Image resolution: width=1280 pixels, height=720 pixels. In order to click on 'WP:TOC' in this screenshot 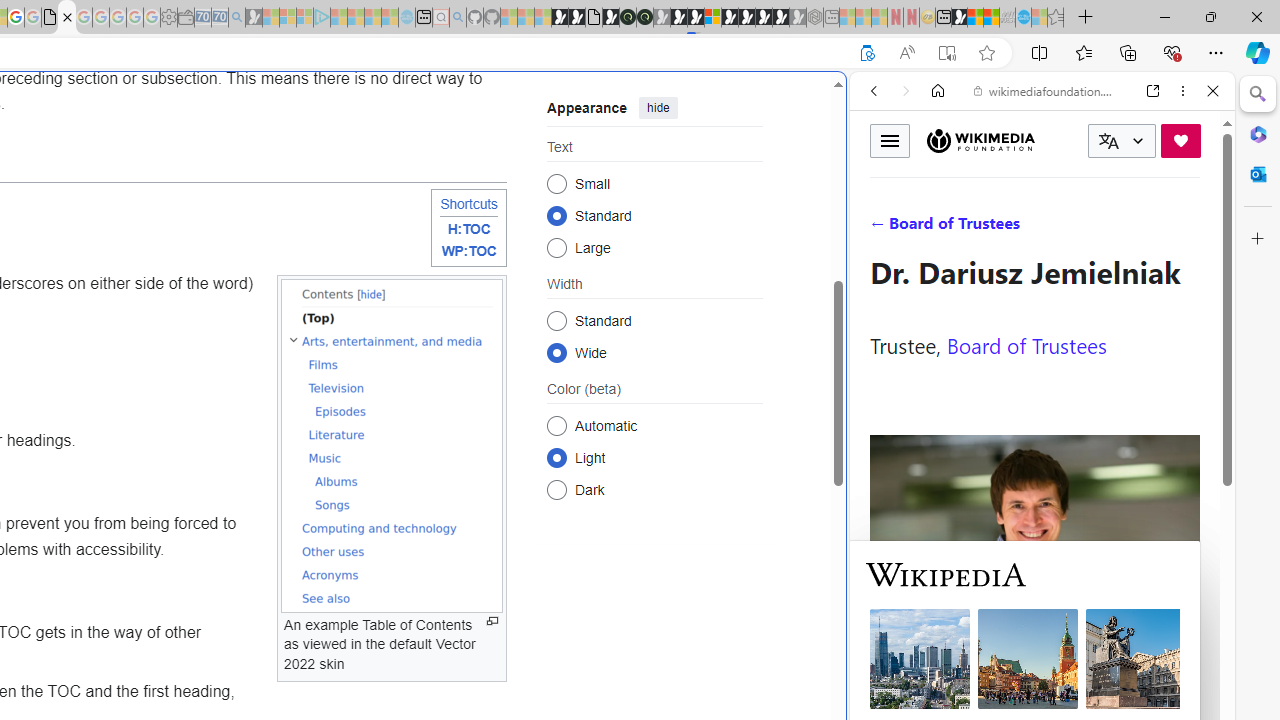, I will do `click(468, 250)`.